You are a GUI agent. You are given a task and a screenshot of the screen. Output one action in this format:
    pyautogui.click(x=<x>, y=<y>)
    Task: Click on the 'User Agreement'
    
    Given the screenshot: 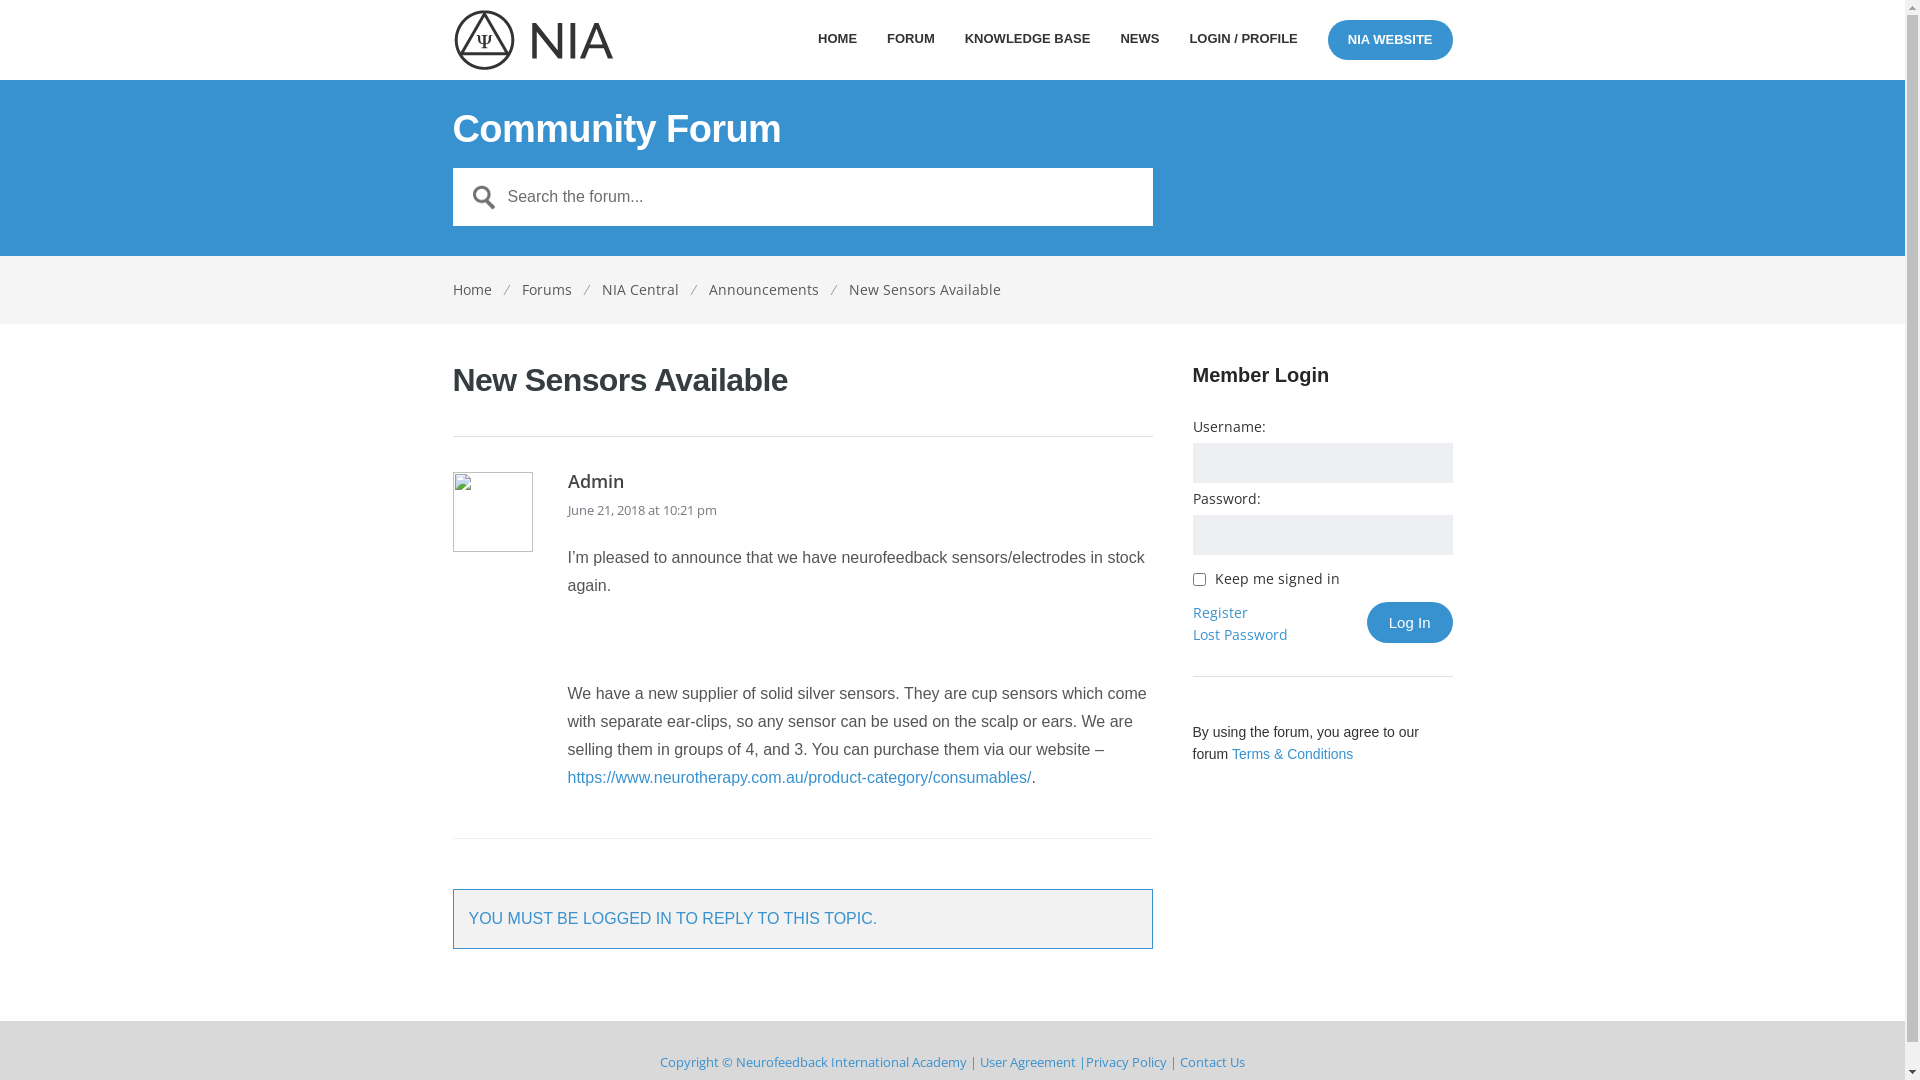 What is the action you would take?
    pyautogui.click(x=1027, y=1060)
    